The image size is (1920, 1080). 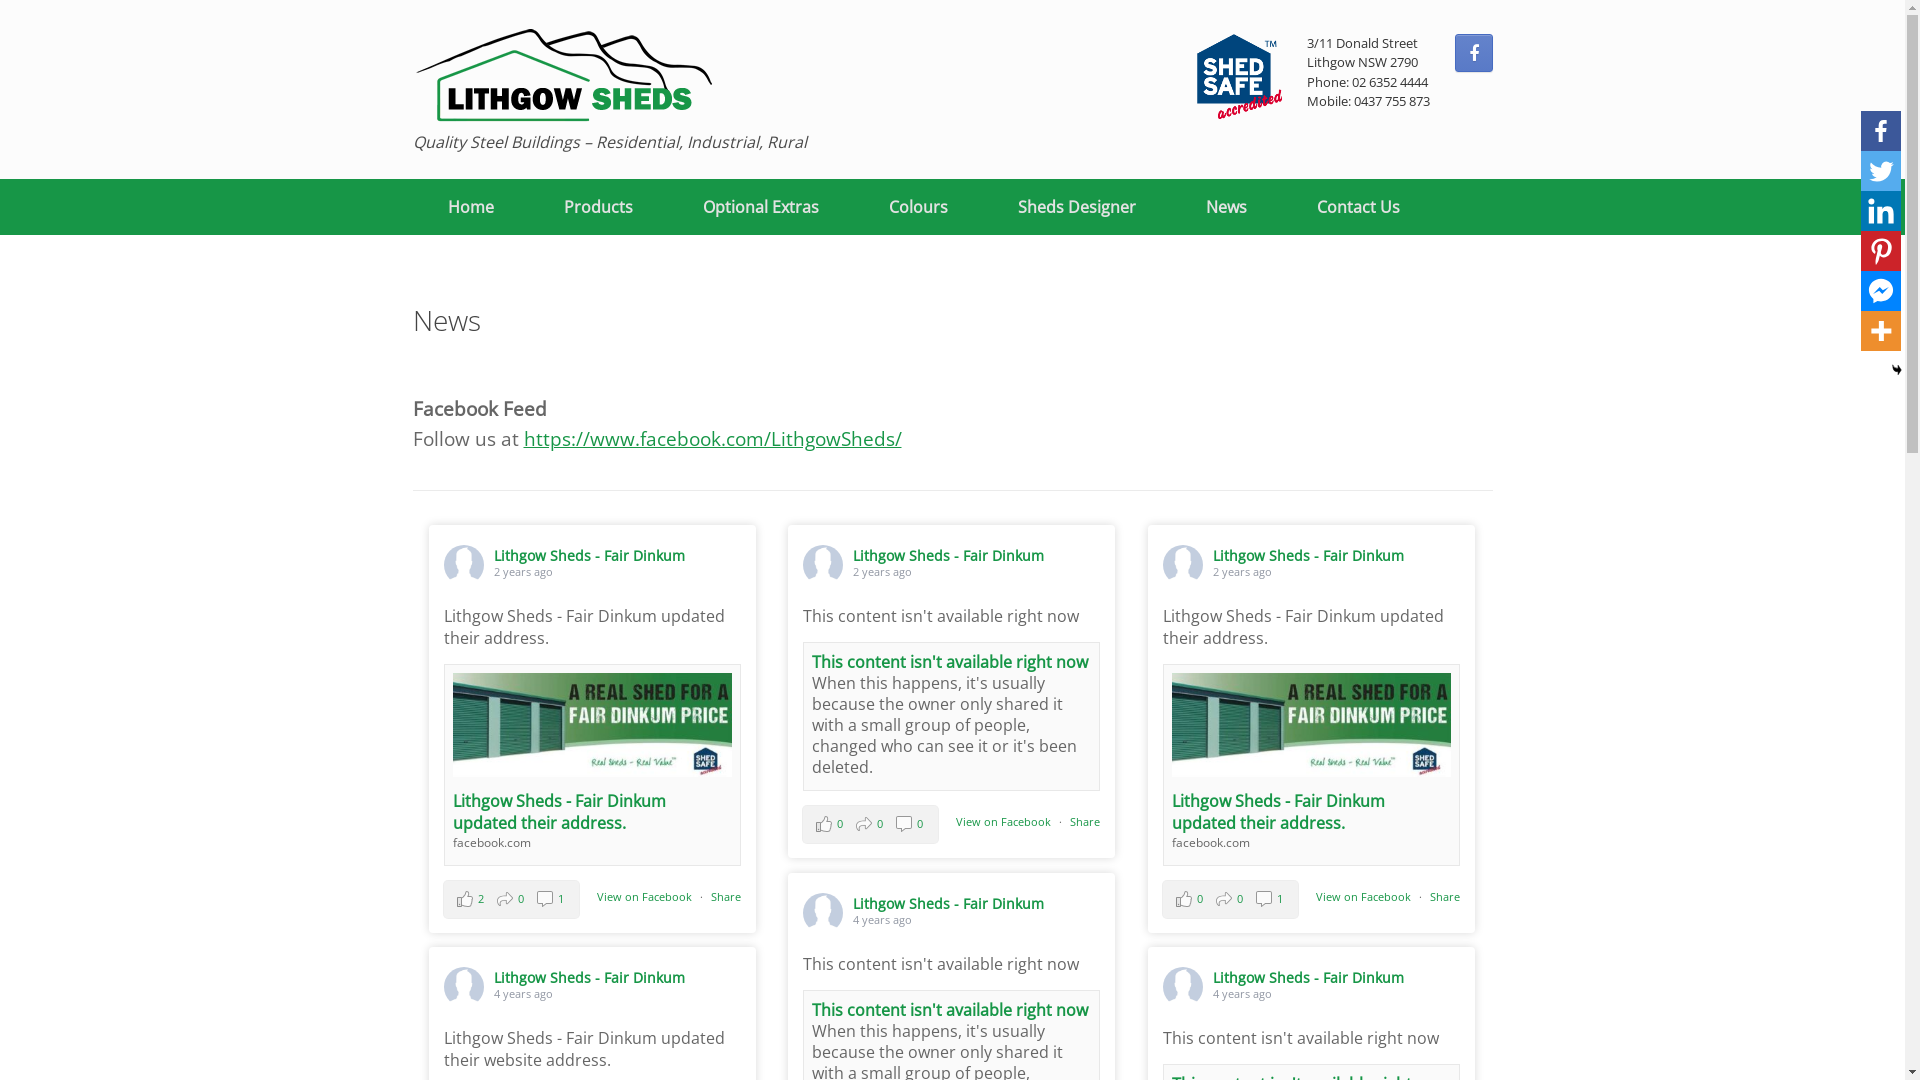 What do you see at coordinates (1074, 207) in the screenshot?
I see `'Sheds Designer'` at bounding box center [1074, 207].